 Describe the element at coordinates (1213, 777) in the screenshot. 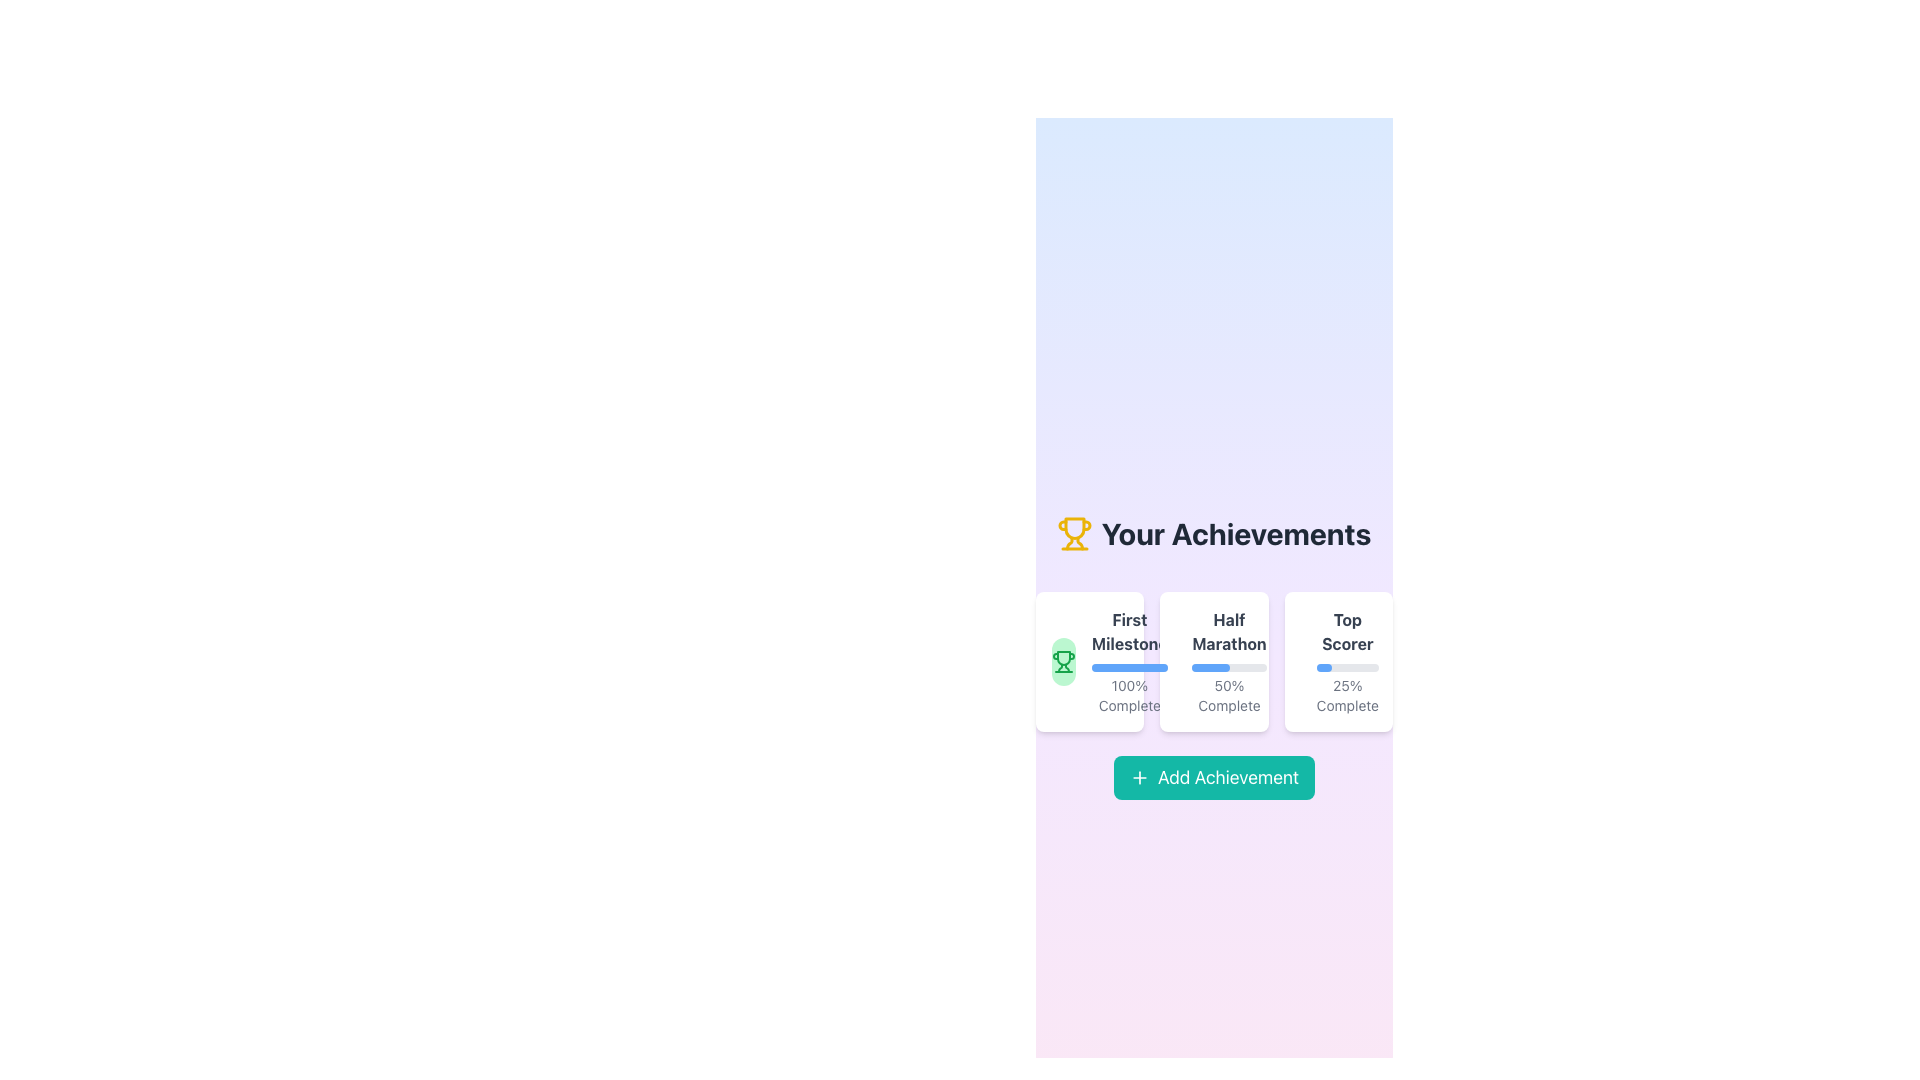

I see `the 'Add Achievement' button, which has a teal green background with a plus icon and white text, located at the bottom of the 'Your Achievements' card section` at that location.